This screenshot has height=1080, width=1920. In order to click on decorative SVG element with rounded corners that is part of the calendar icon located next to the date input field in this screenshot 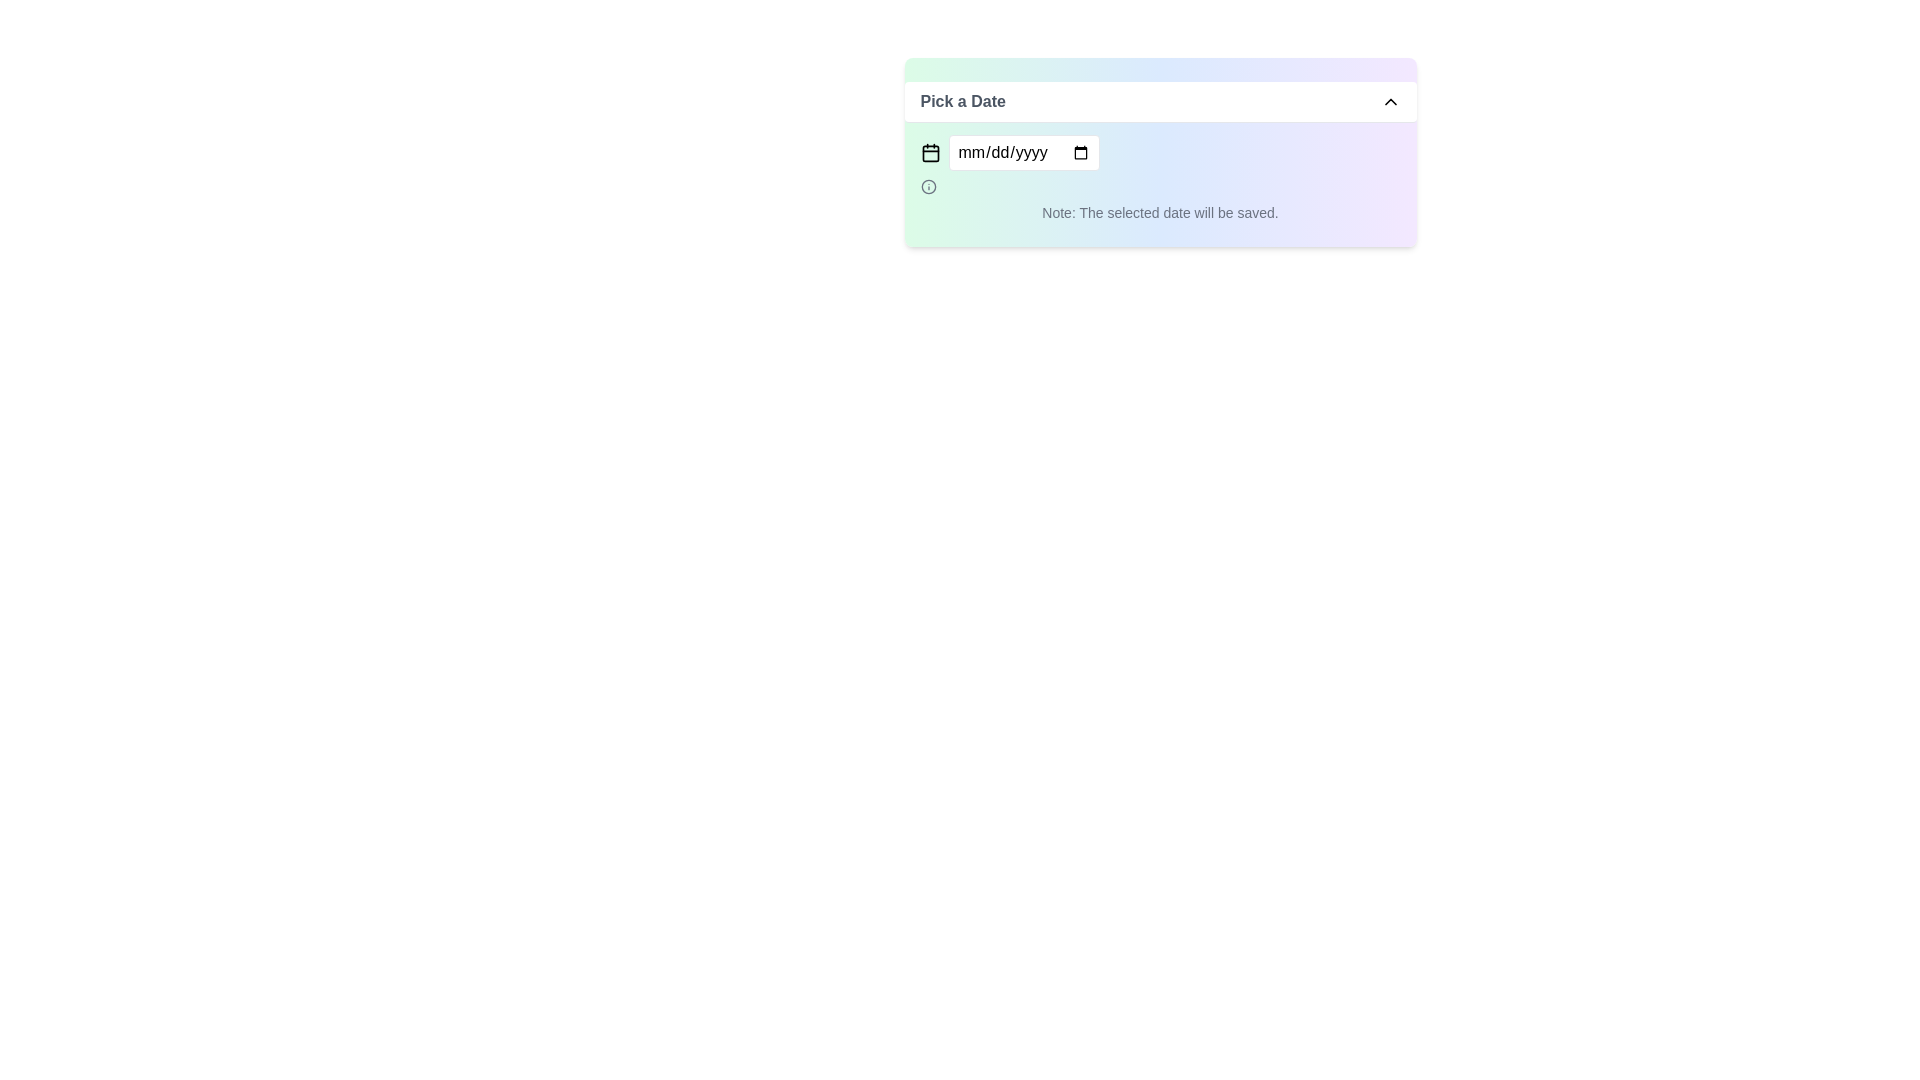, I will do `click(929, 152)`.